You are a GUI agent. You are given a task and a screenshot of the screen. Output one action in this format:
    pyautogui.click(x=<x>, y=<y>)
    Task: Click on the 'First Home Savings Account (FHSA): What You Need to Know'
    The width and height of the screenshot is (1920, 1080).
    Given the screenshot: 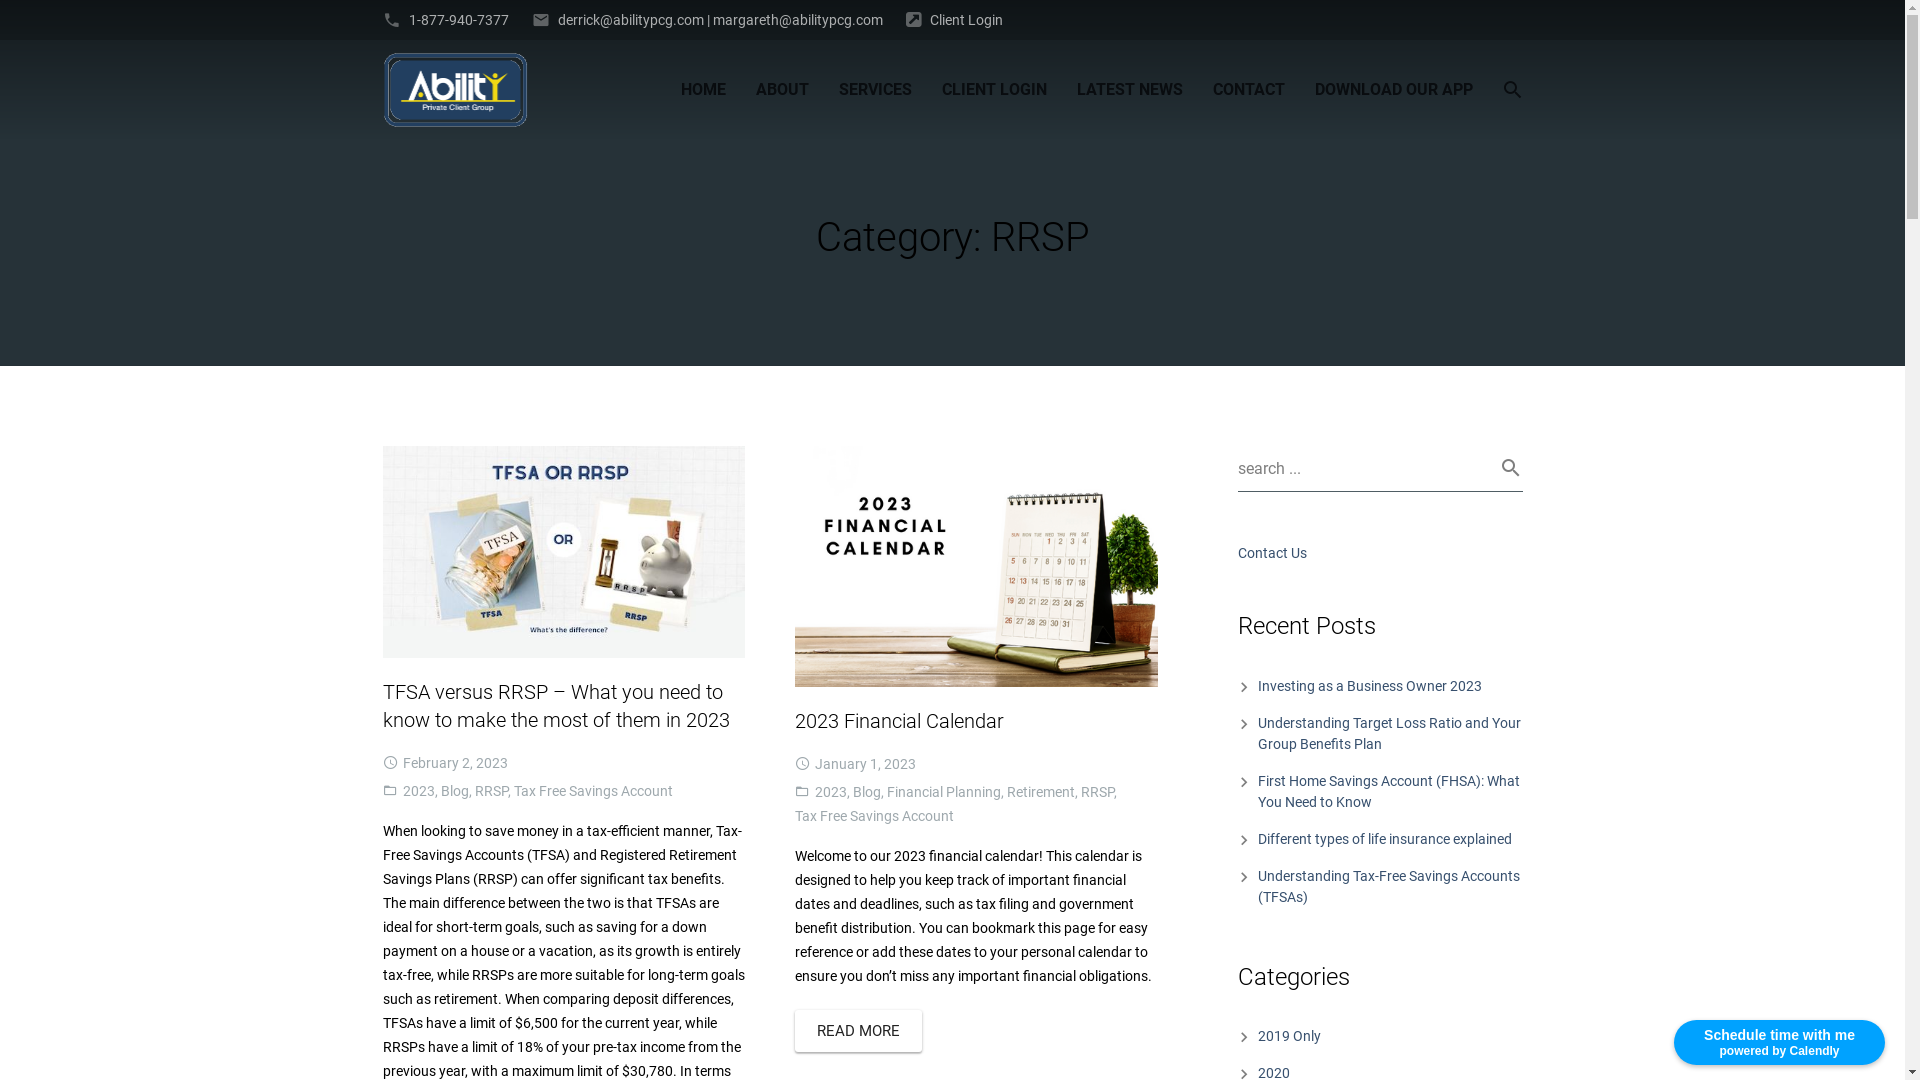 What is the action you would take?
    pyautogui.click(x=1256, y=790)
    